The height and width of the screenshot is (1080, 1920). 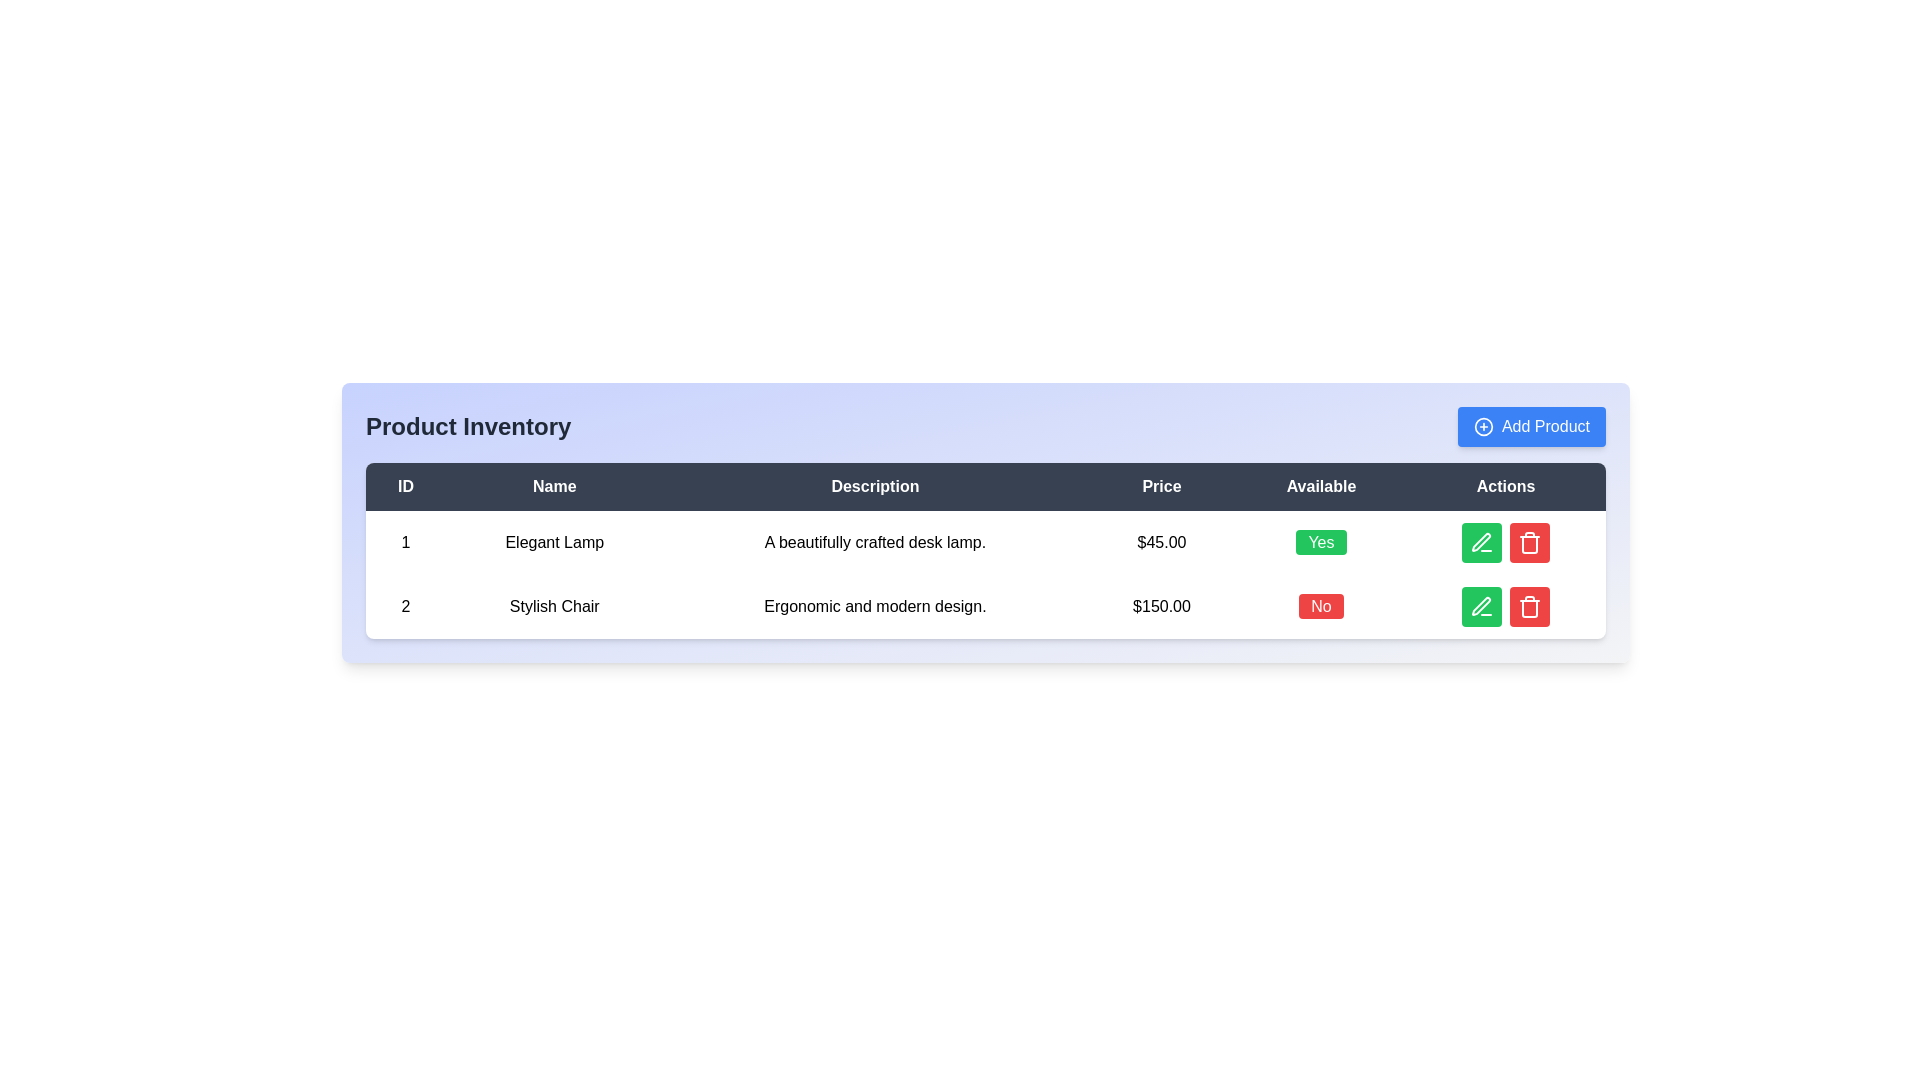 What do you see at coordinates (1482, 543) in the screenshot?
I see `the green rectangular button with rounded corners containing a white pen icon, located in the second row of the action column within the table` at bounding box center [1482, 543].